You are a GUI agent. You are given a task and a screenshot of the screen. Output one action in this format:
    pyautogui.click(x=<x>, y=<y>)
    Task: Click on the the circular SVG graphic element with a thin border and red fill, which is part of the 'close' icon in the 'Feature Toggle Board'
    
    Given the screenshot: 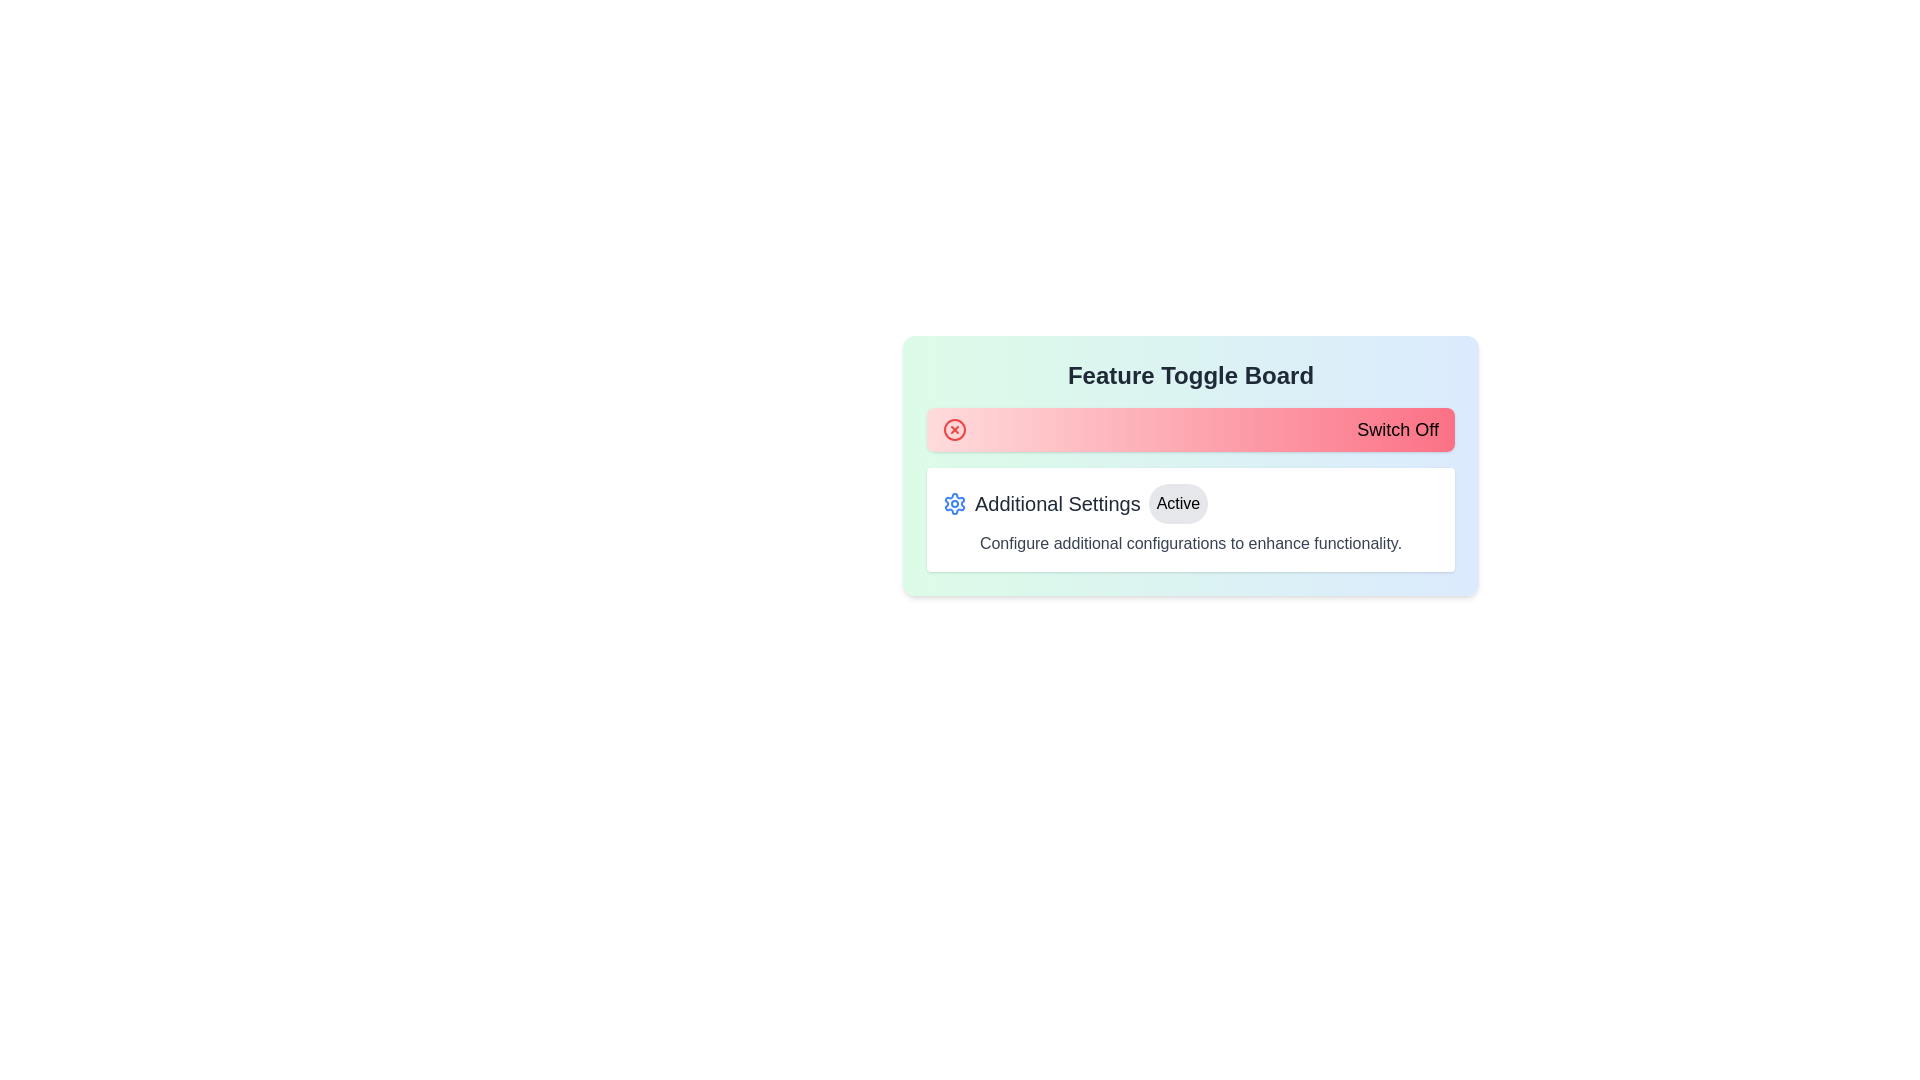 What is the action you would take?
    pyautogui.click(x=954, y=428)
    